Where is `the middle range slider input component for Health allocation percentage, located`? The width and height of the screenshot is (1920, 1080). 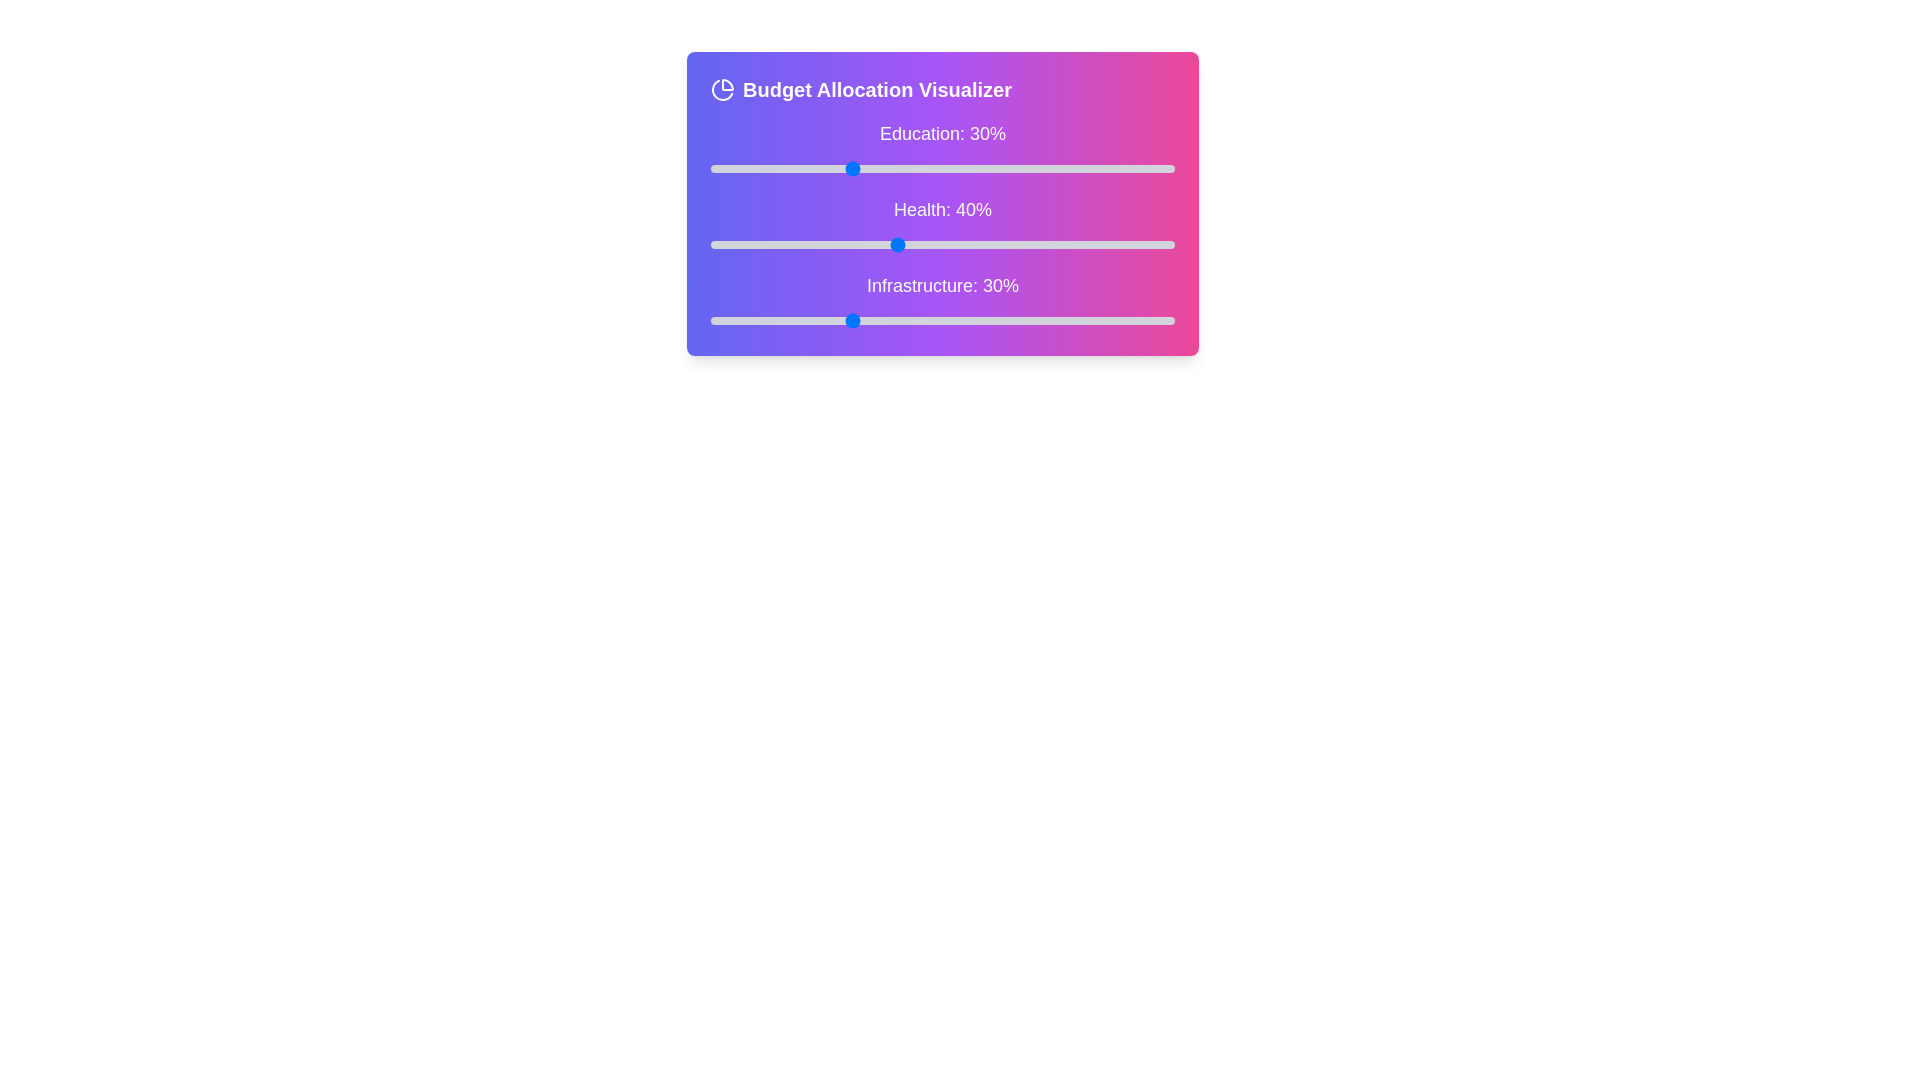 the middle range slider input component for Health allocation percentage, located is located at coordinates (941, 244).